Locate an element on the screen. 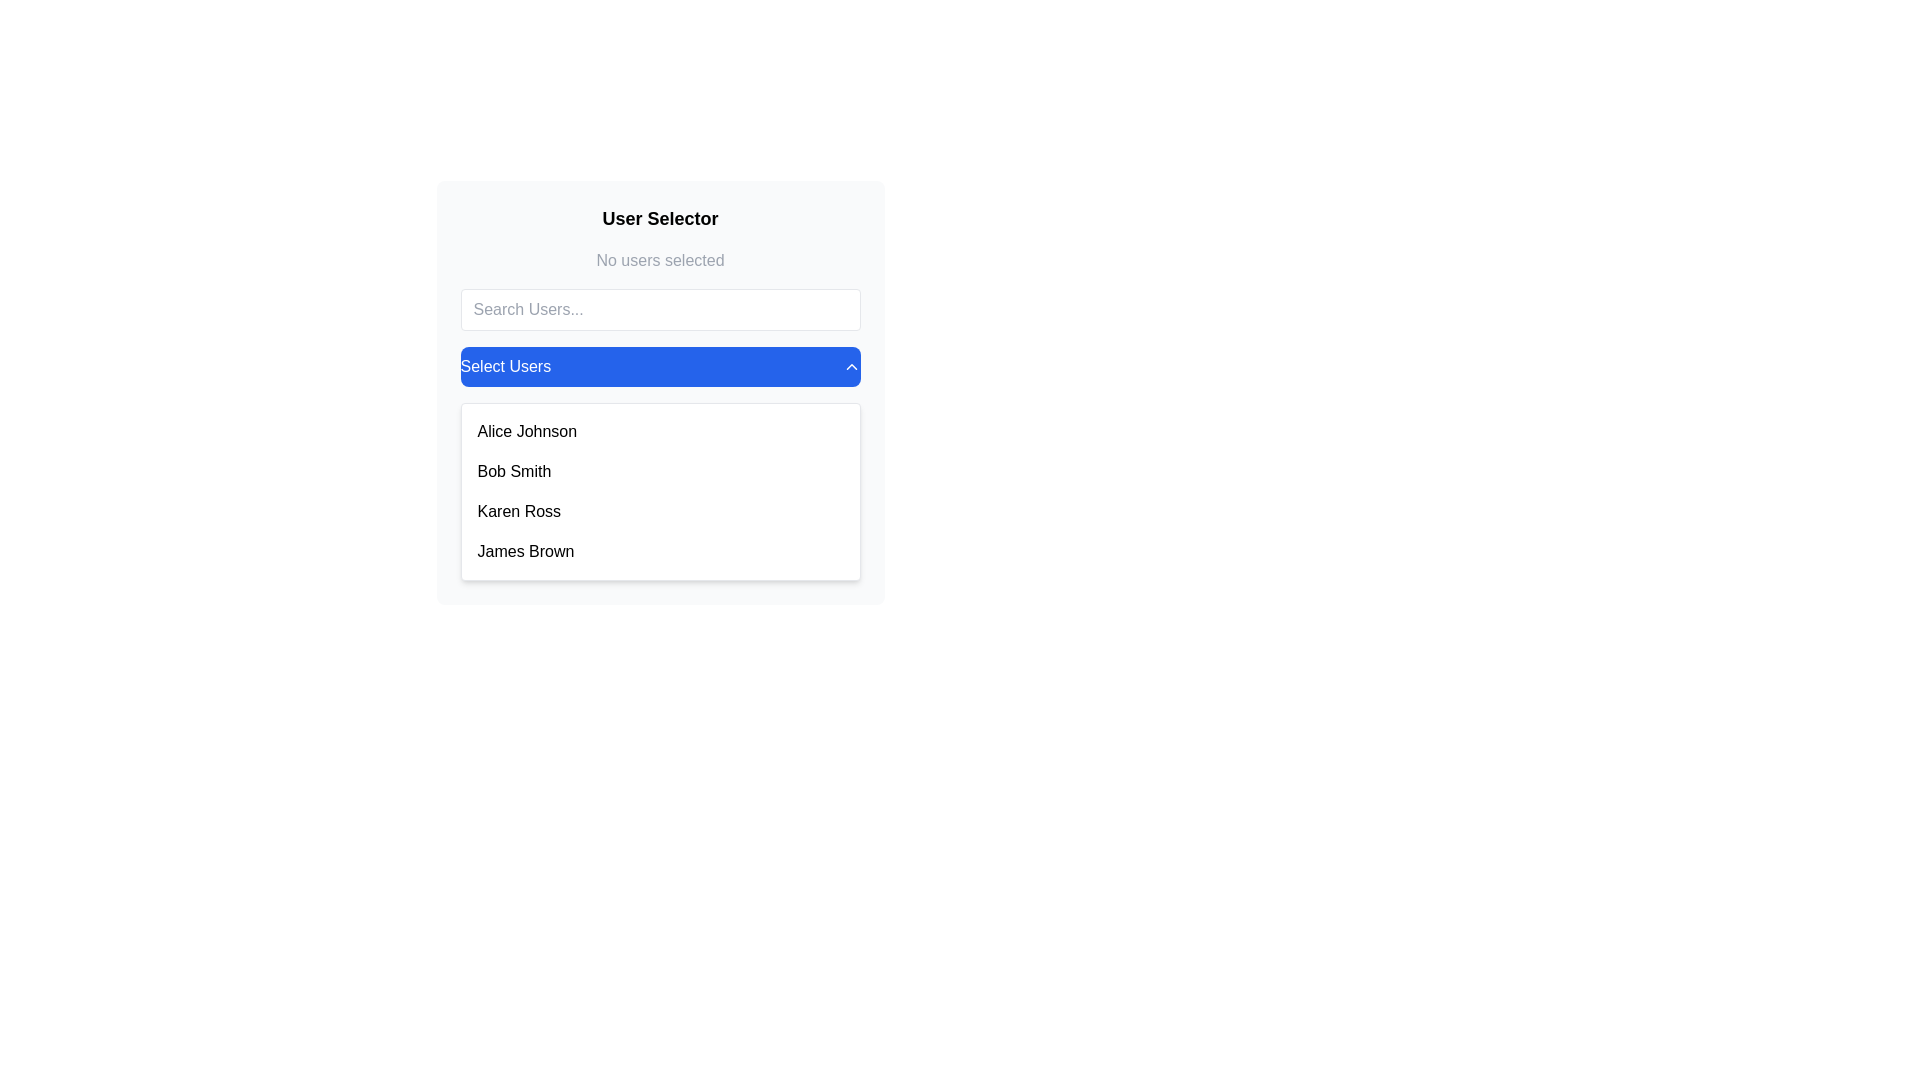 This screenshot has width=1920, height=1080. the fourth user name in the 'User Selector' list, which is a selectable element for user input is located at coordinates (660, 551).